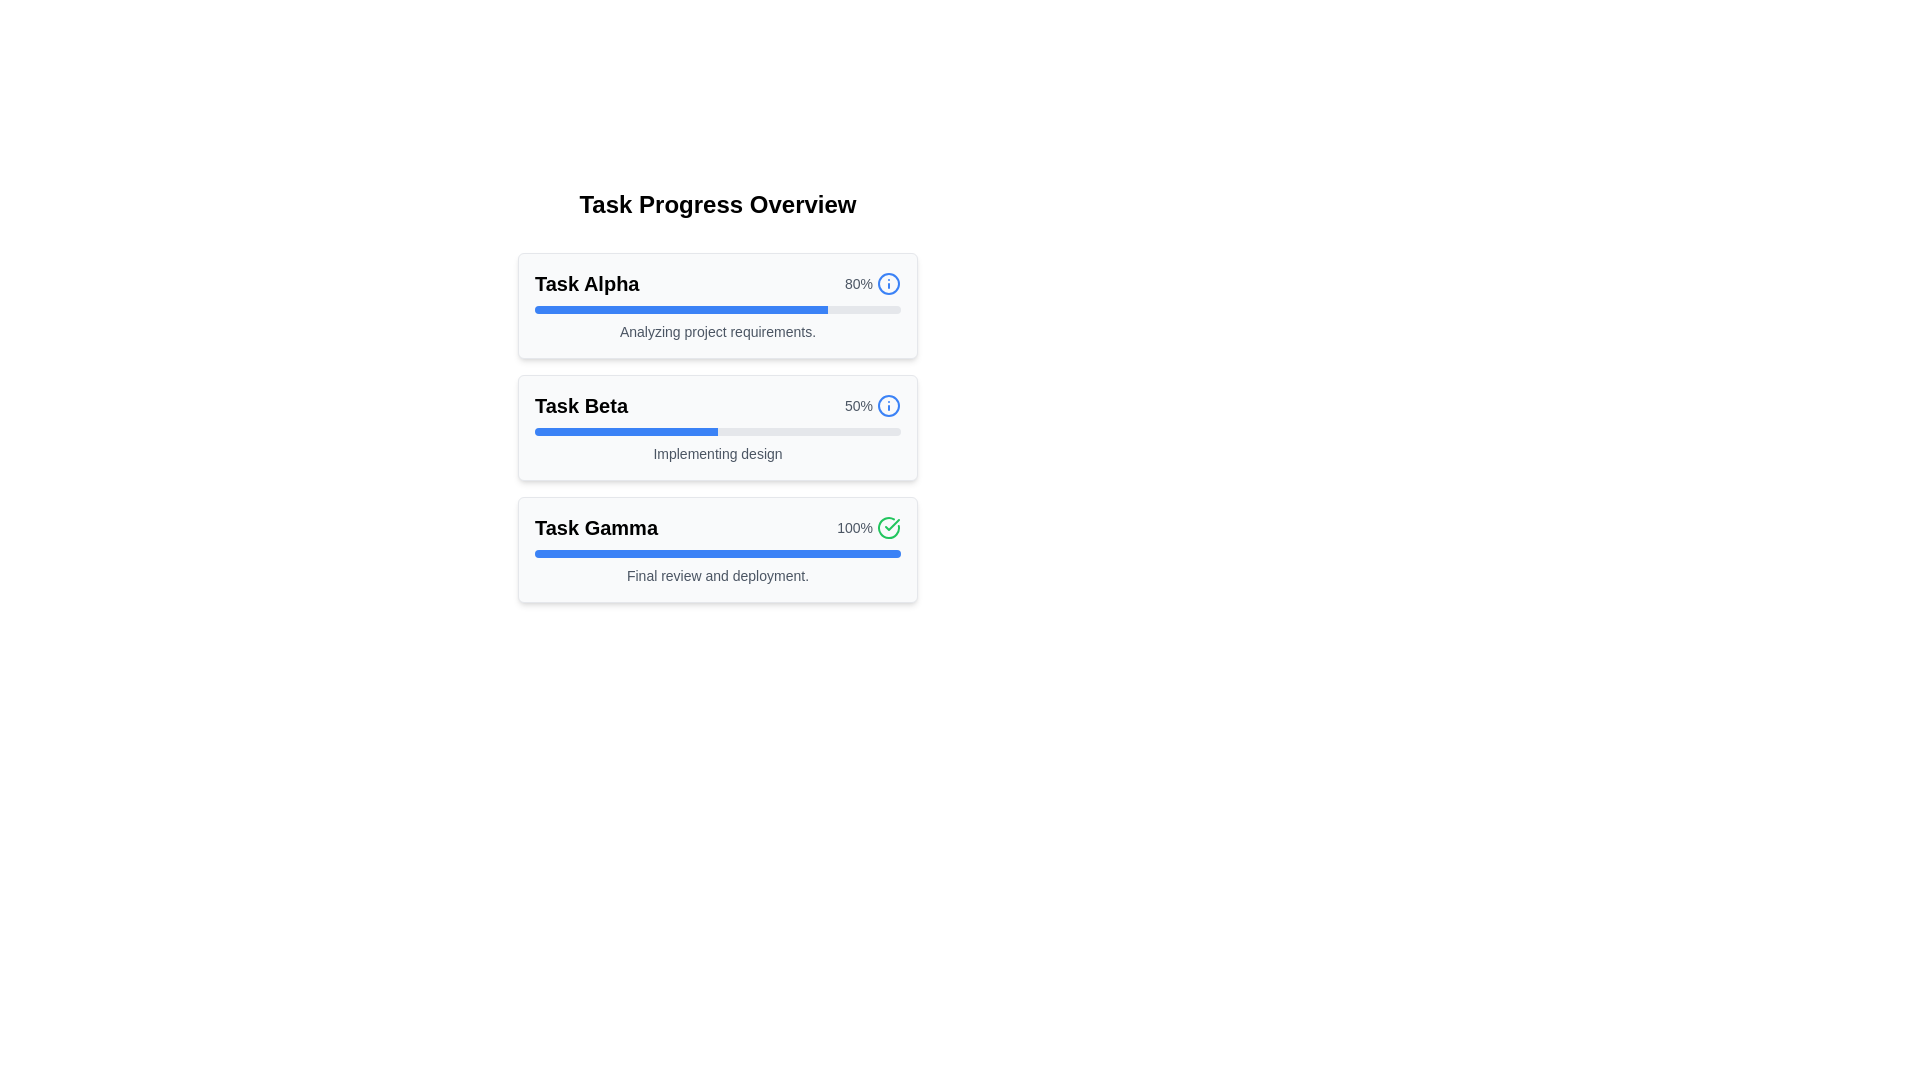  Describe the element at coordinates (718, 309) in the screenshot. I see `the progress bar indicating 80% completion, located within the 'Task Alpha' card, below the title and percentage text, and above the description text 'Analyzing project requirements.'` at that location.